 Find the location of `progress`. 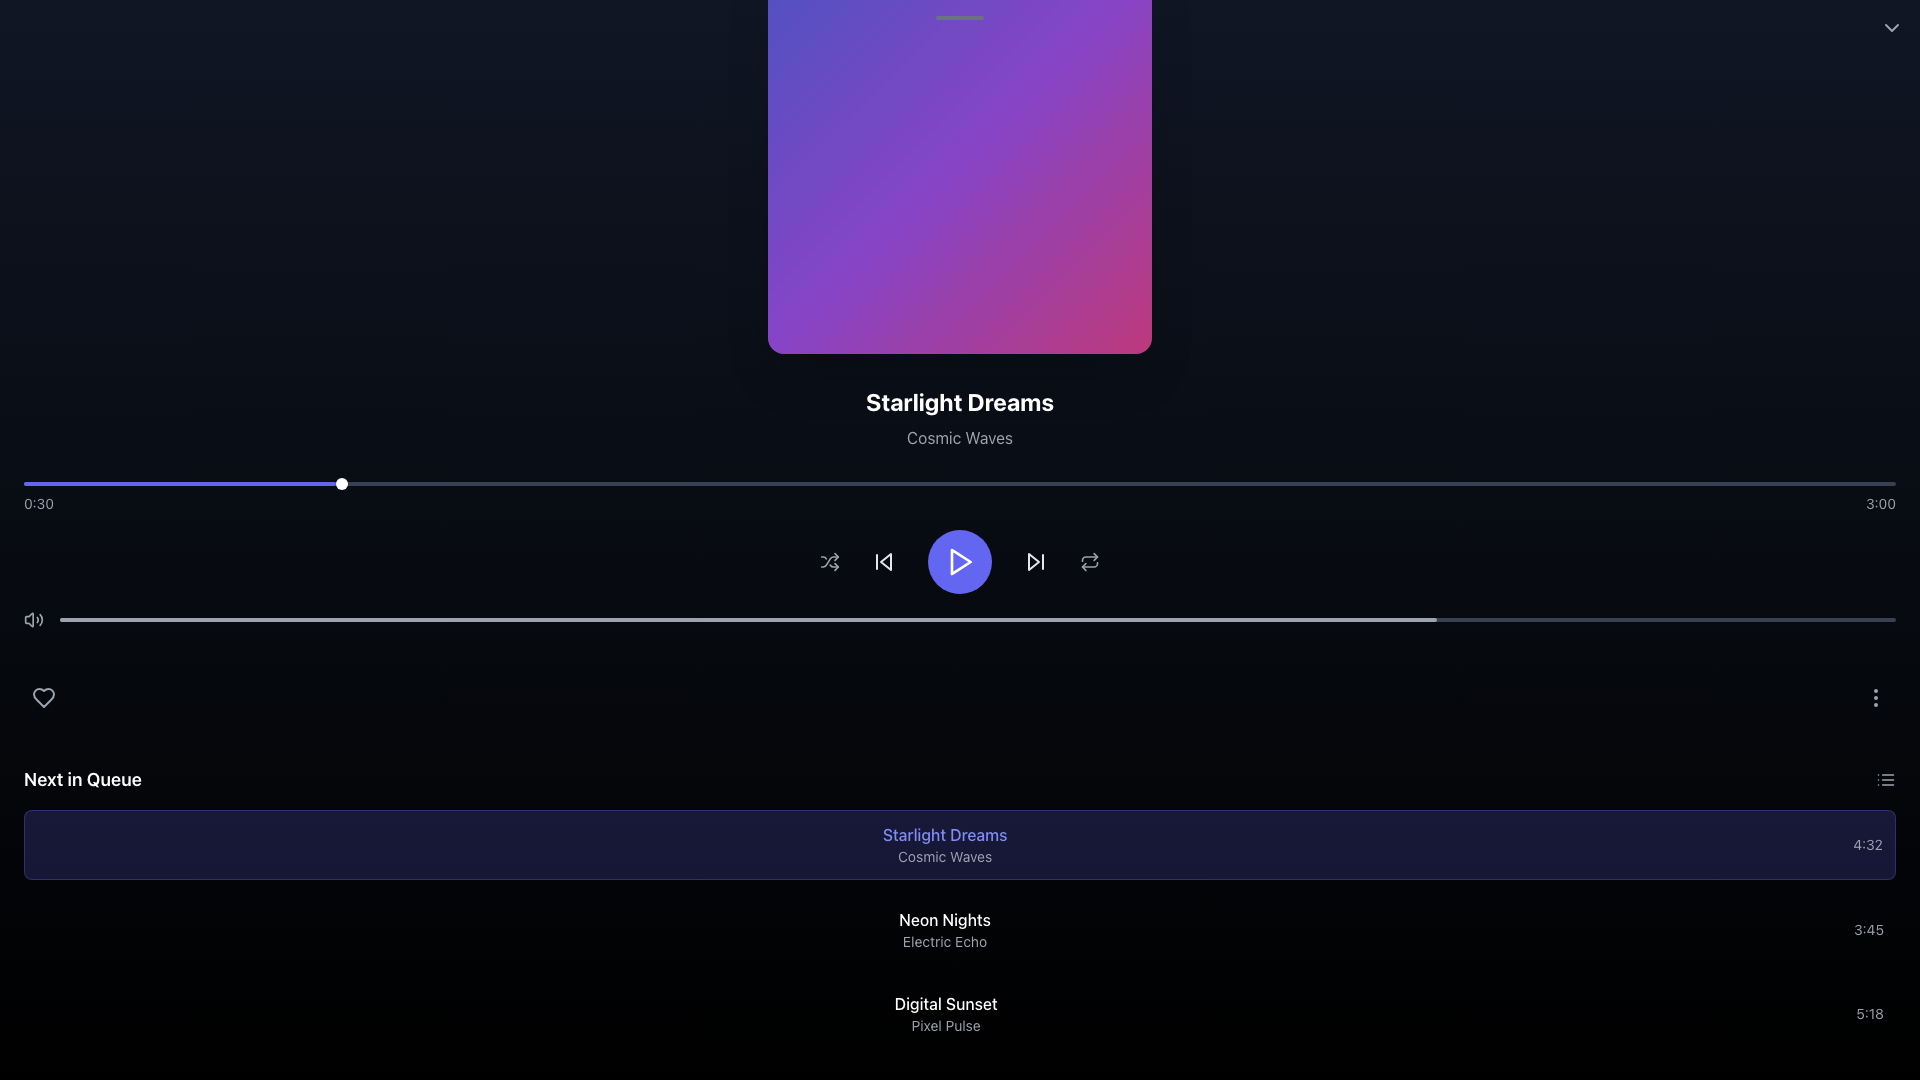

progress is located at coordinates (128, 483).